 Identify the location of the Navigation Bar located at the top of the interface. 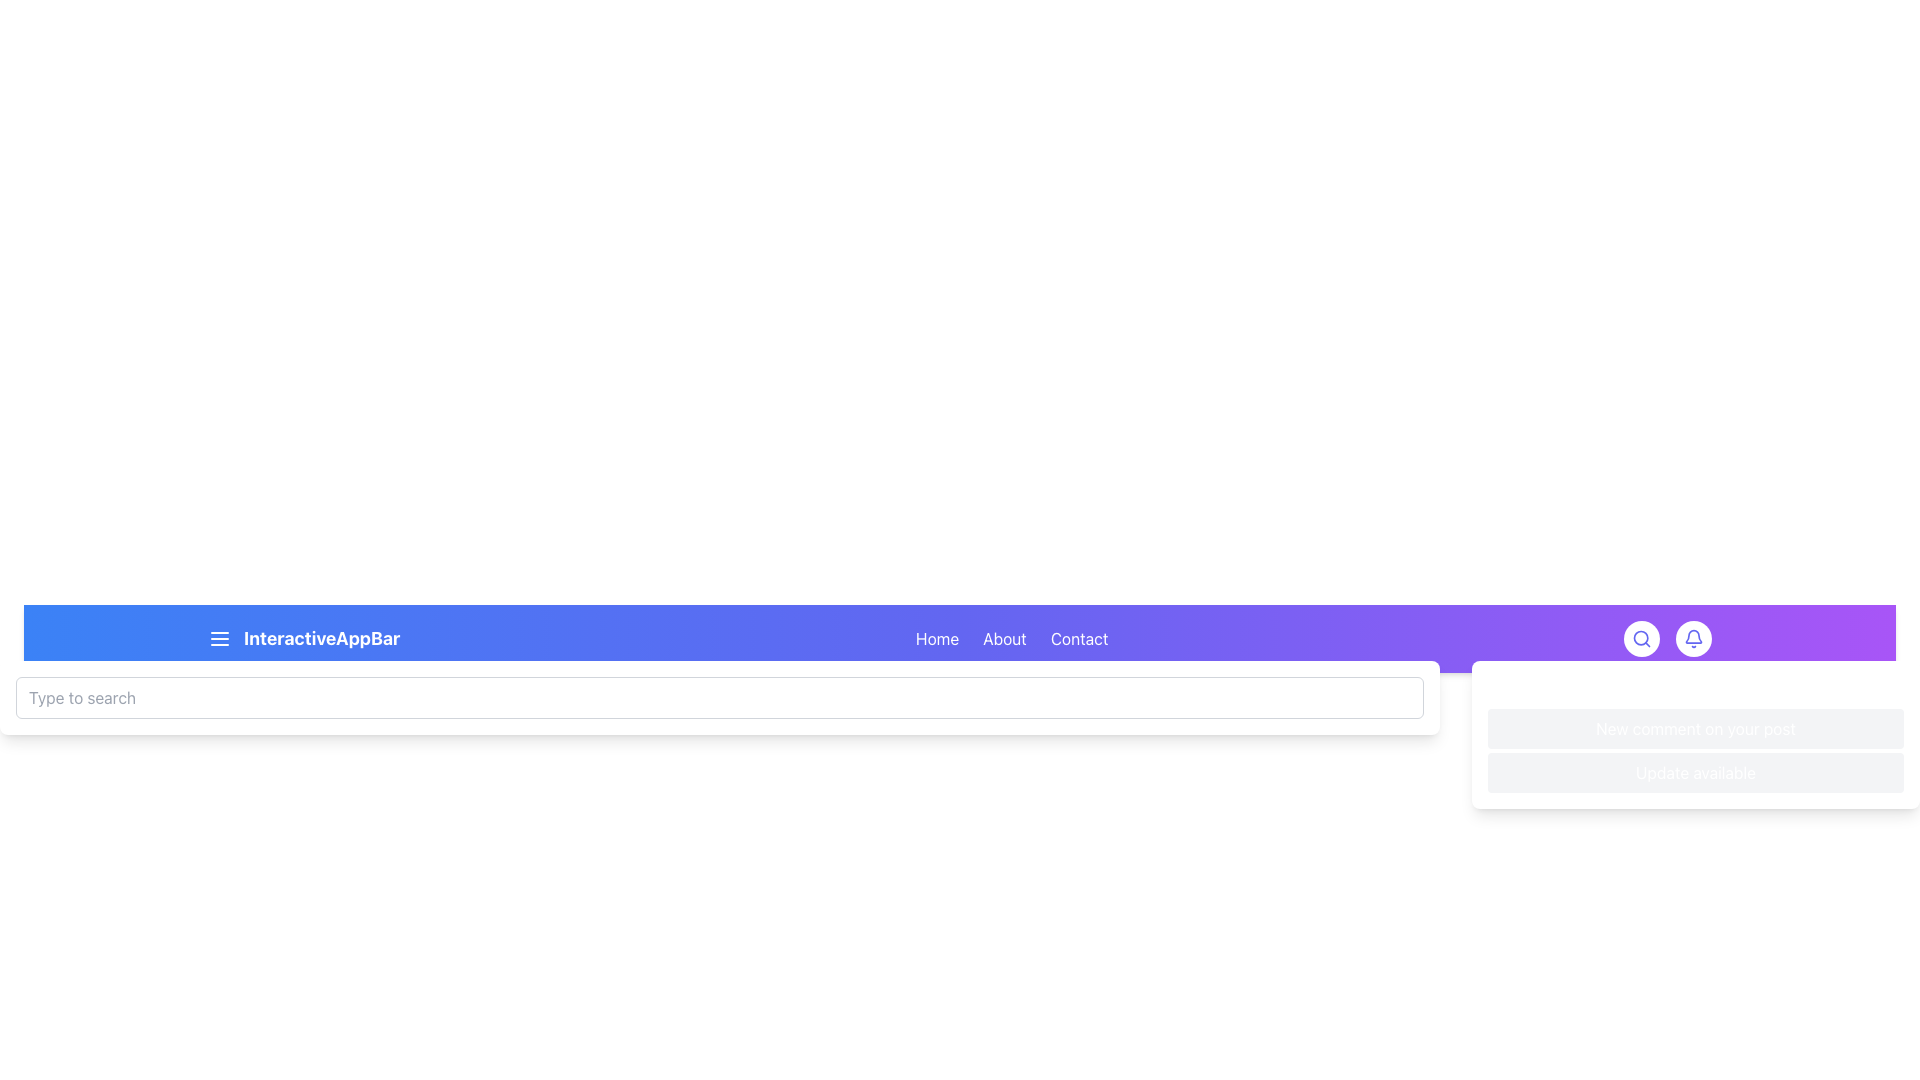
(960, 639).